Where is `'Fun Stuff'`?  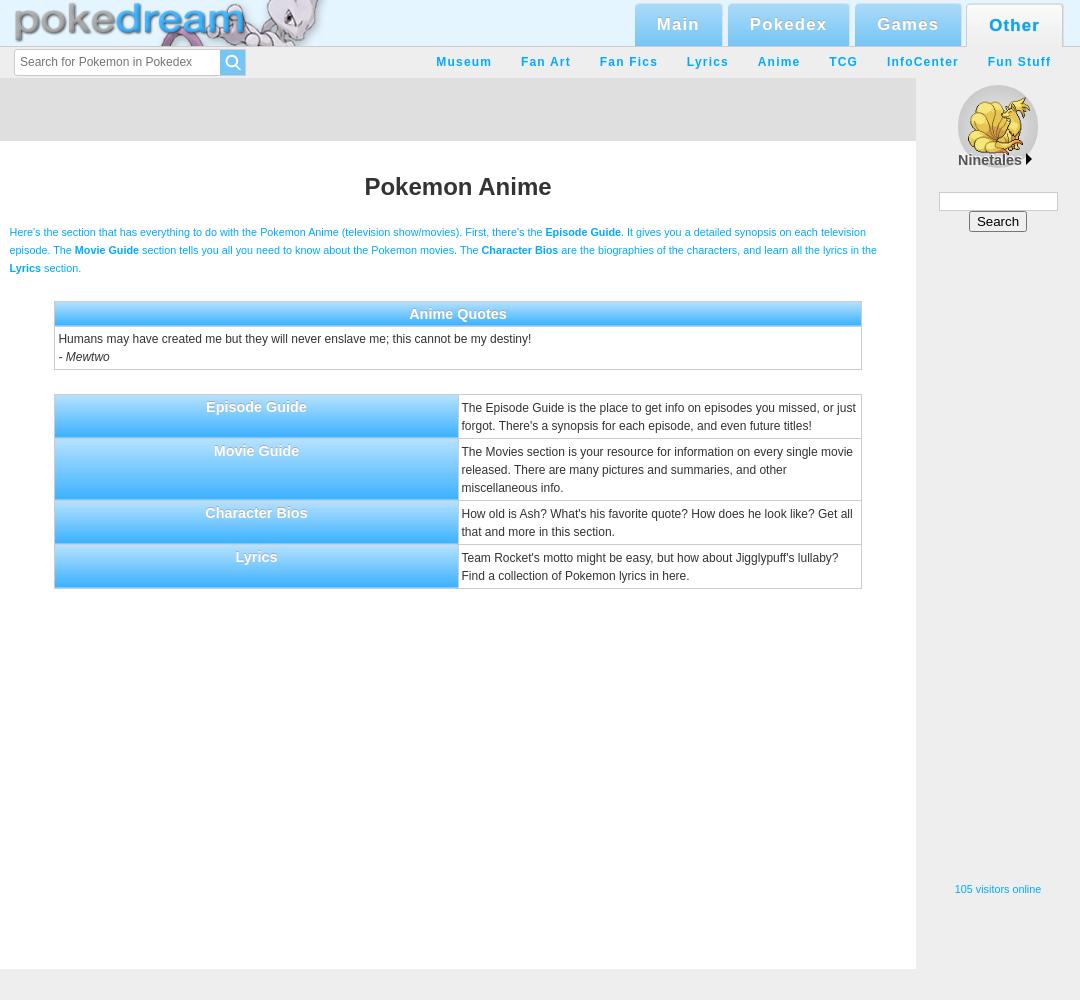
'Fun Stuff' is located at coordinates (1018, 62).